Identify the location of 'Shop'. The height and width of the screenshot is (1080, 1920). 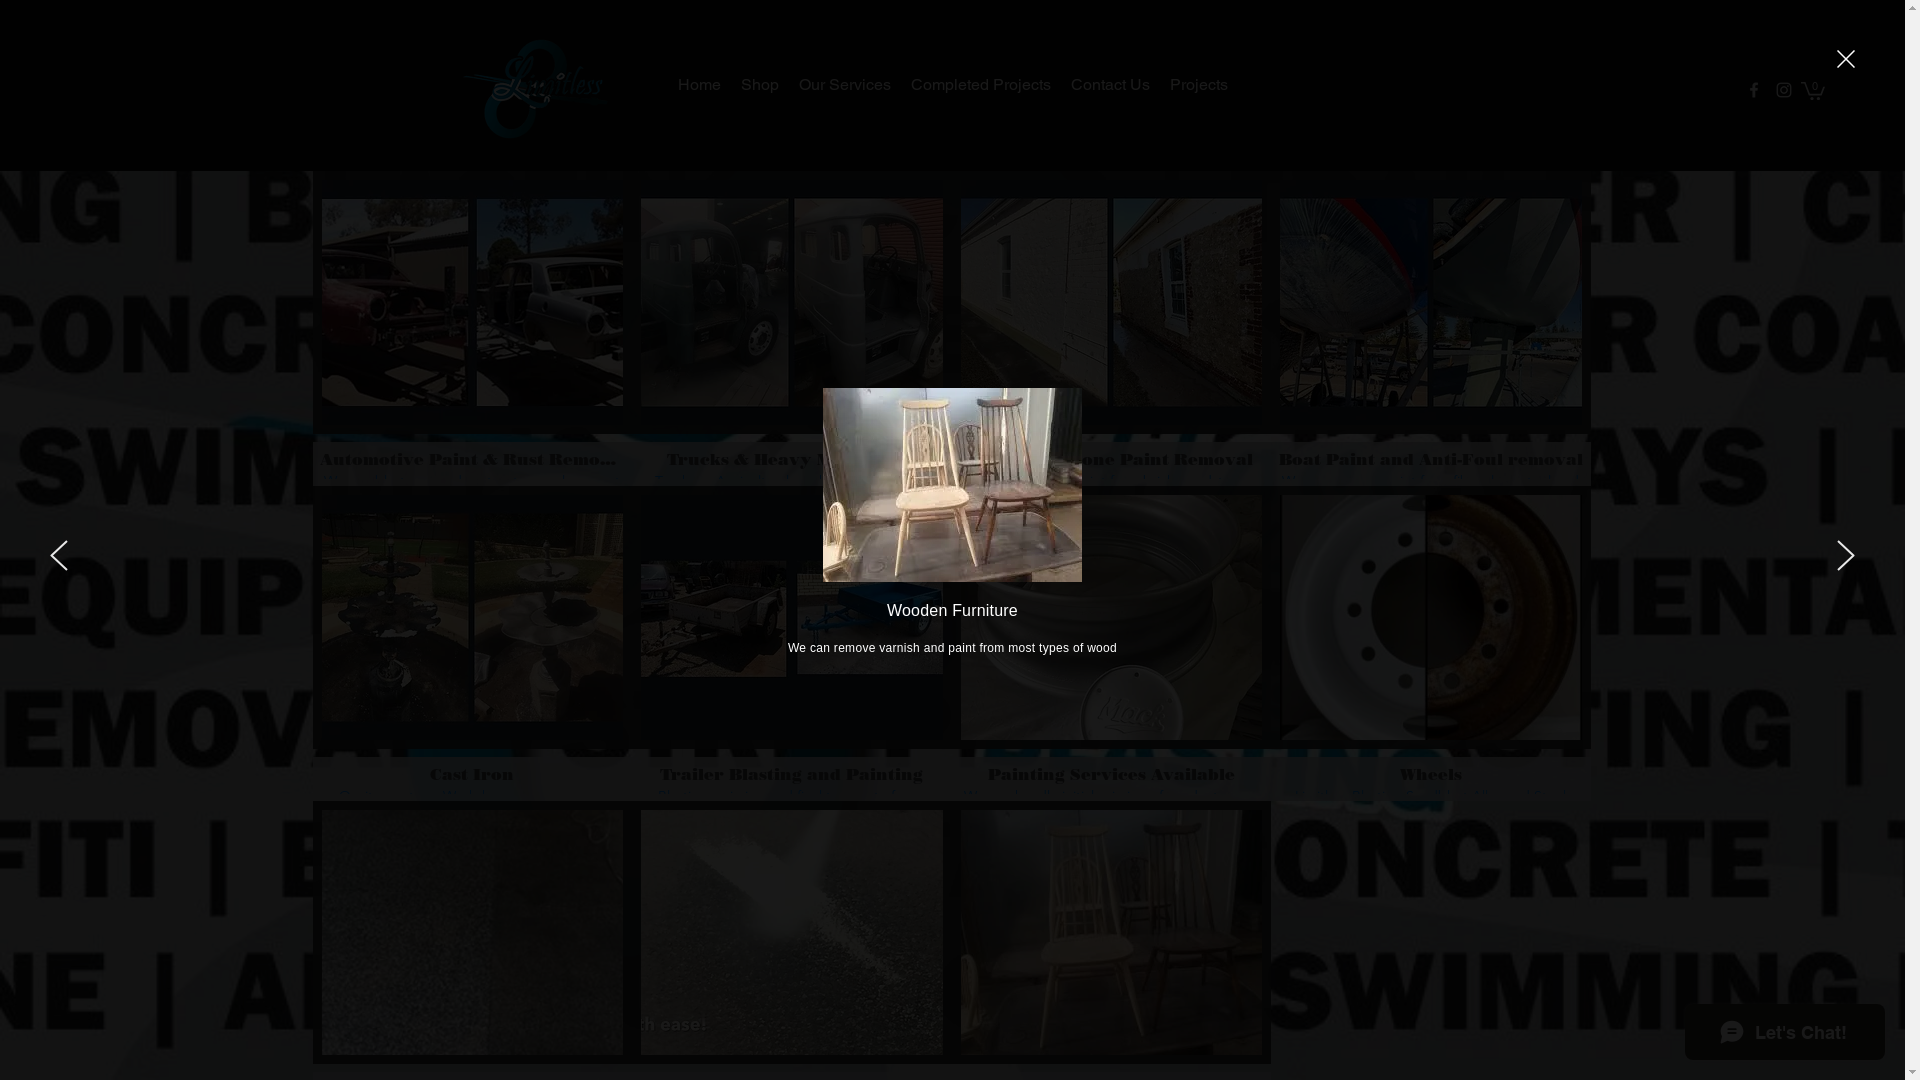
(728, 83).